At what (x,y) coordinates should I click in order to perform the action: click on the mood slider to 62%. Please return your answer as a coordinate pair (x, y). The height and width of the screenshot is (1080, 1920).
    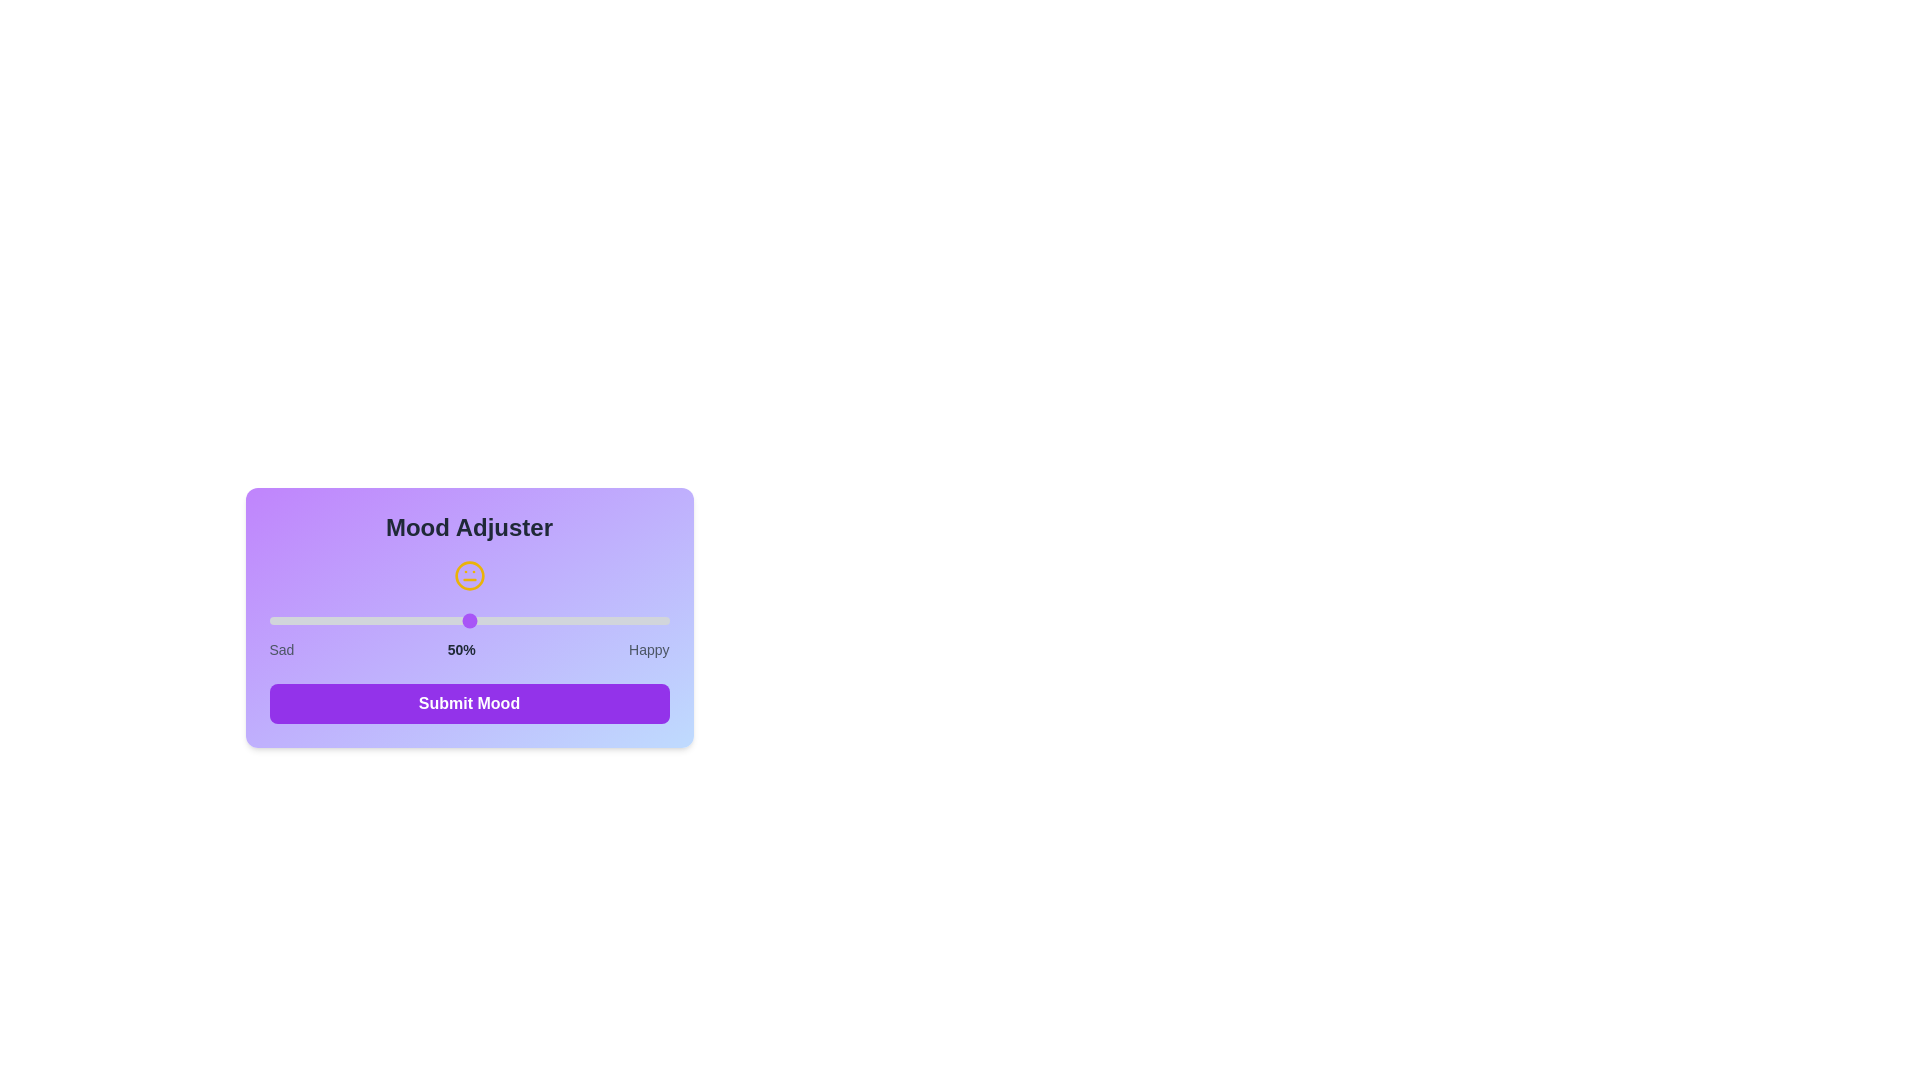
    Looking at the image, I should click on (517, 620).